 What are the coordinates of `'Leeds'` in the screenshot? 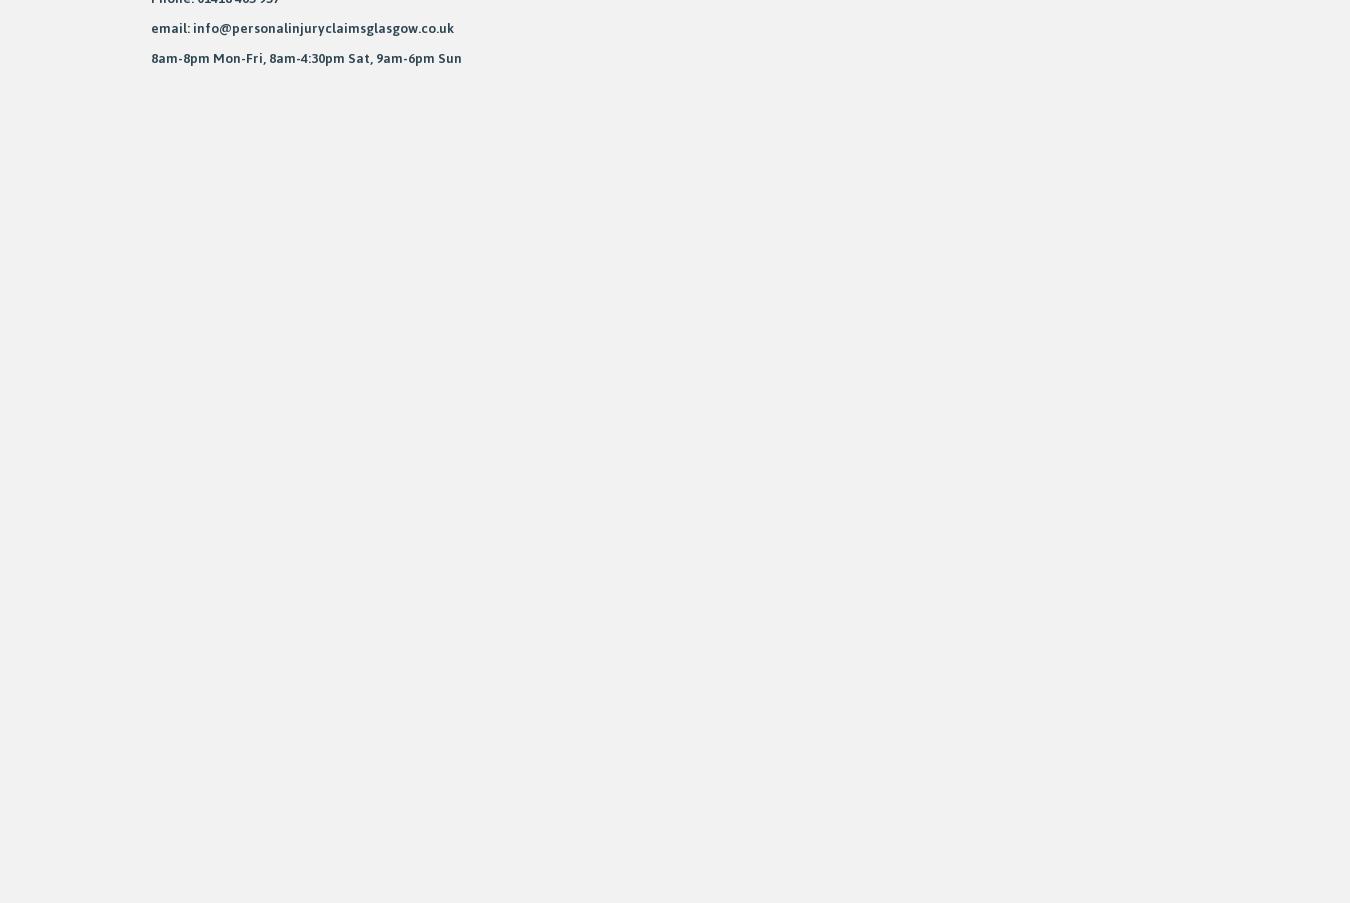 It's located at (151, 364).